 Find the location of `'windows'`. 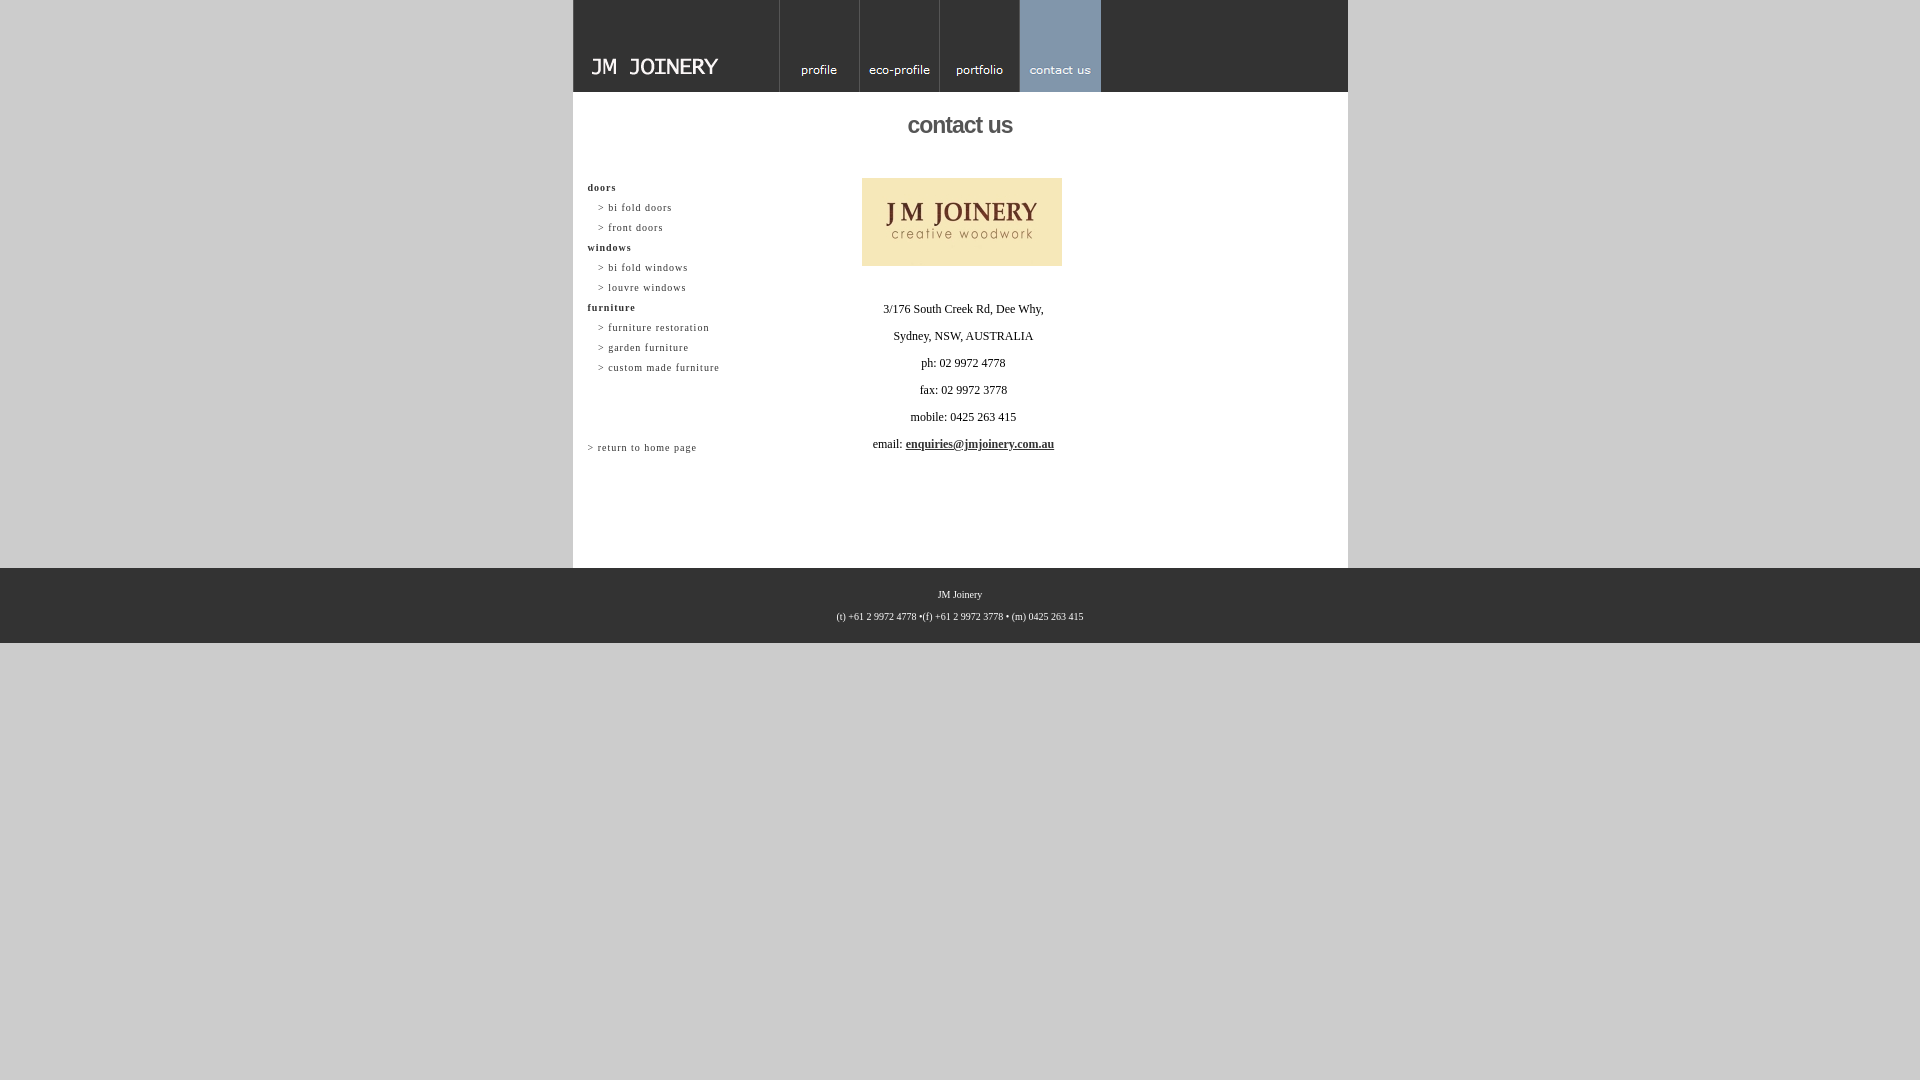

'windows' is located at coordinates (667, 246).